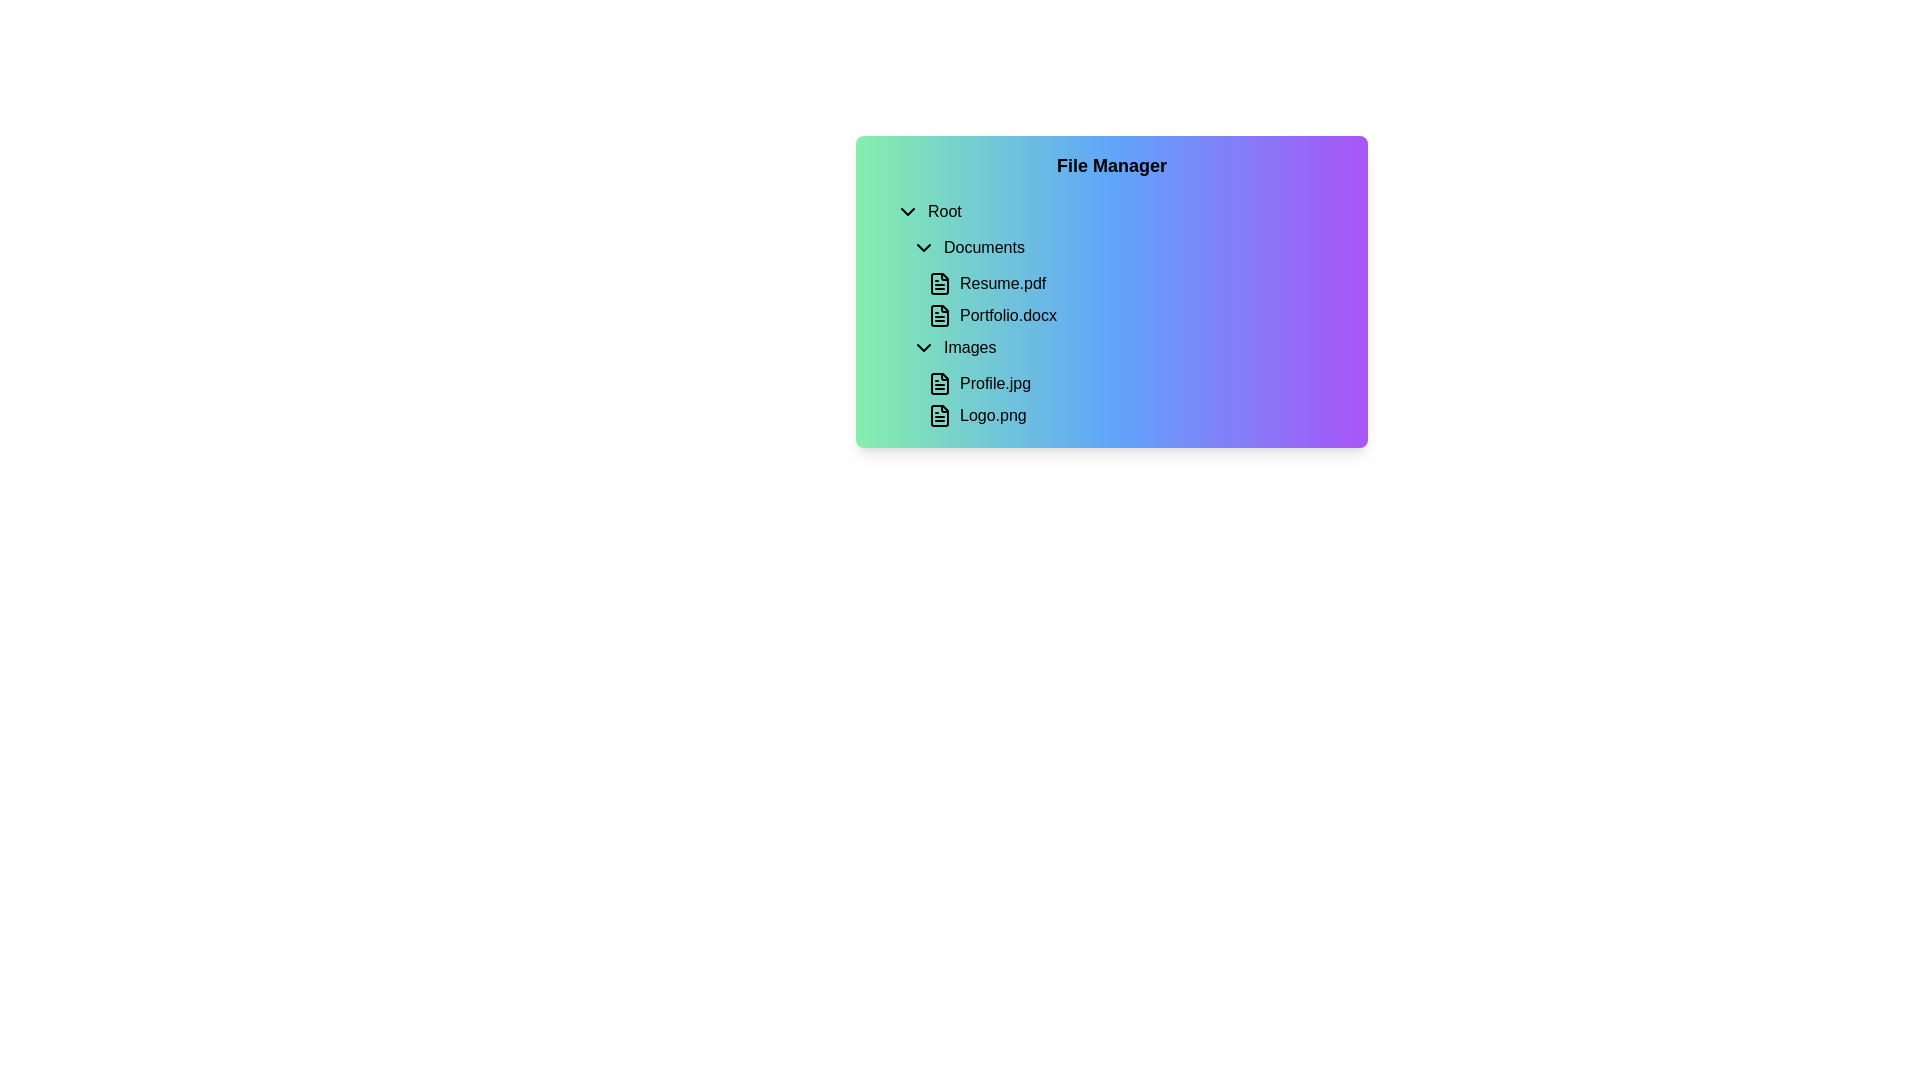 This screenshot has width=1920, height=1080. Describe the element at coordinates (1136, 415) in the screenshot. I see `the button labeled 'Logo.png'` at that location.